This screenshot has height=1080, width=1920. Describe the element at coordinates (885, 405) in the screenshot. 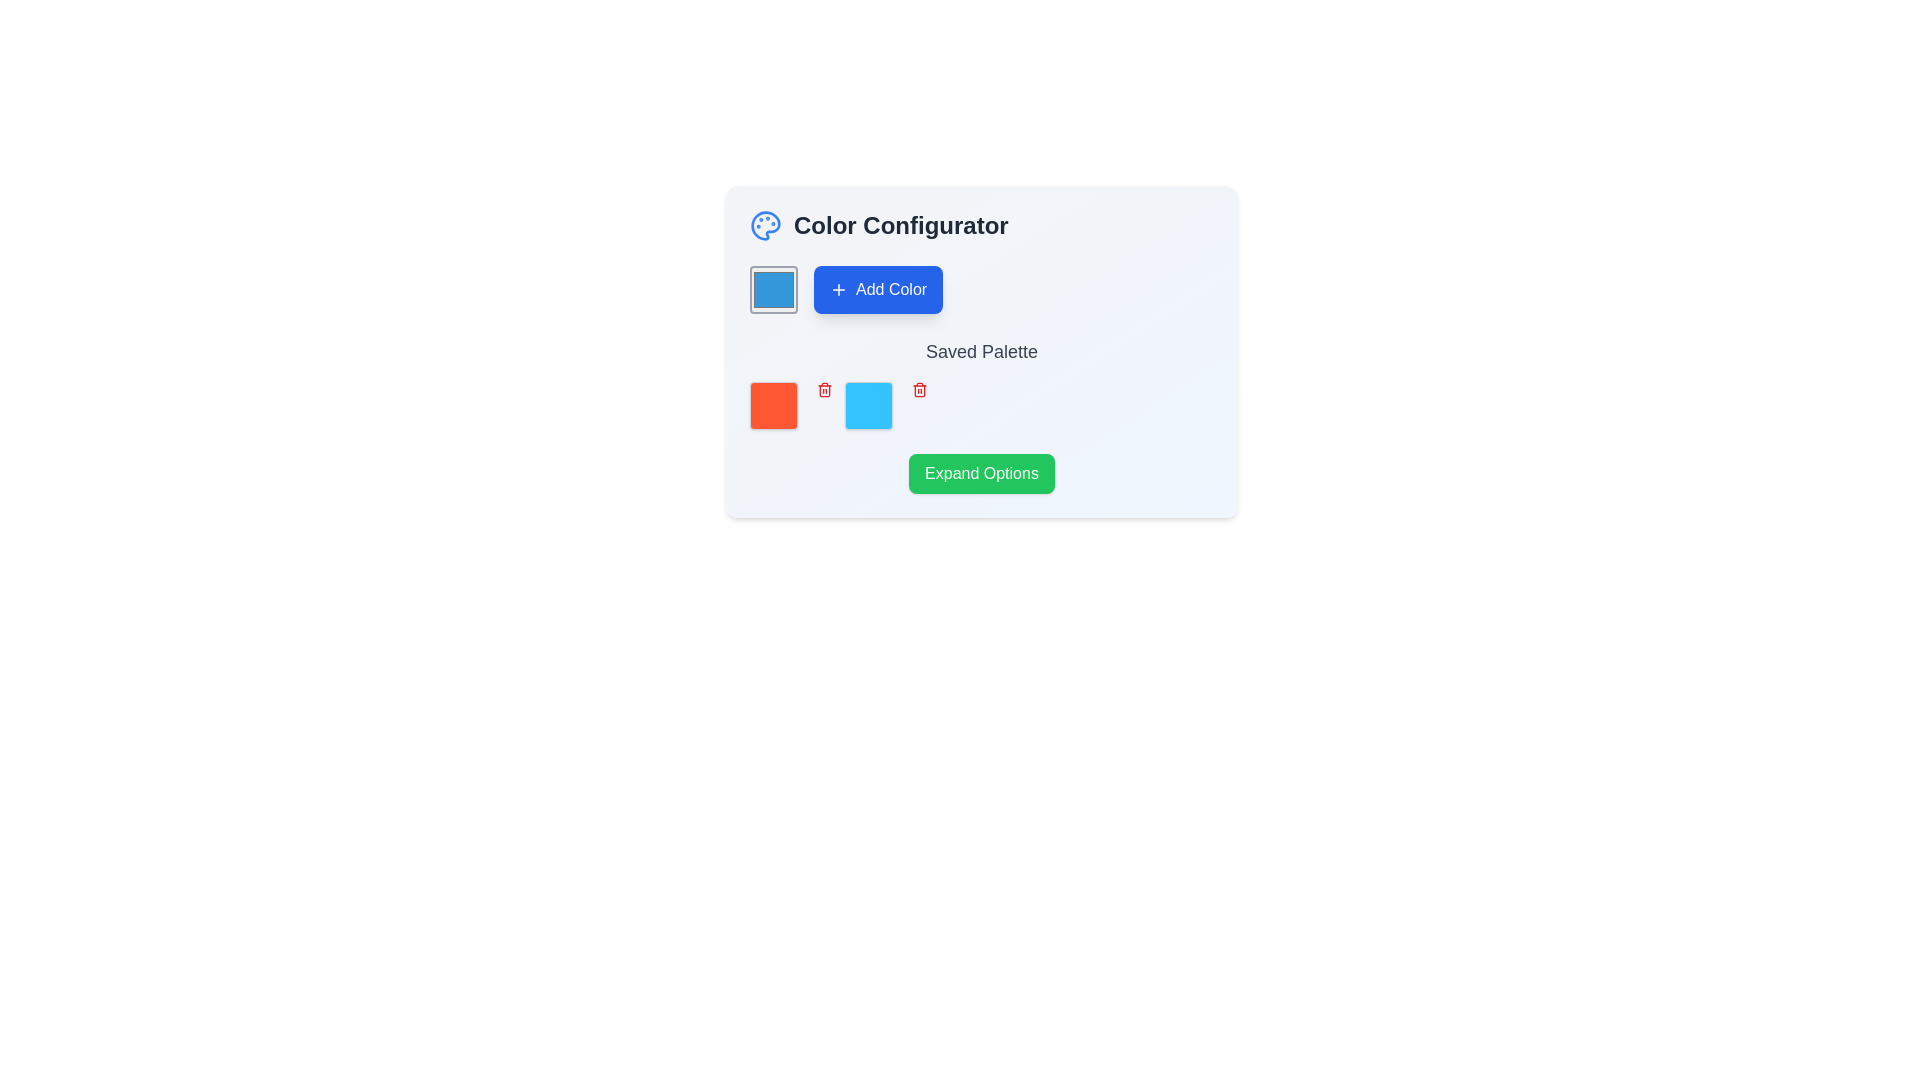

I see `the light blue color swatch` at that location.